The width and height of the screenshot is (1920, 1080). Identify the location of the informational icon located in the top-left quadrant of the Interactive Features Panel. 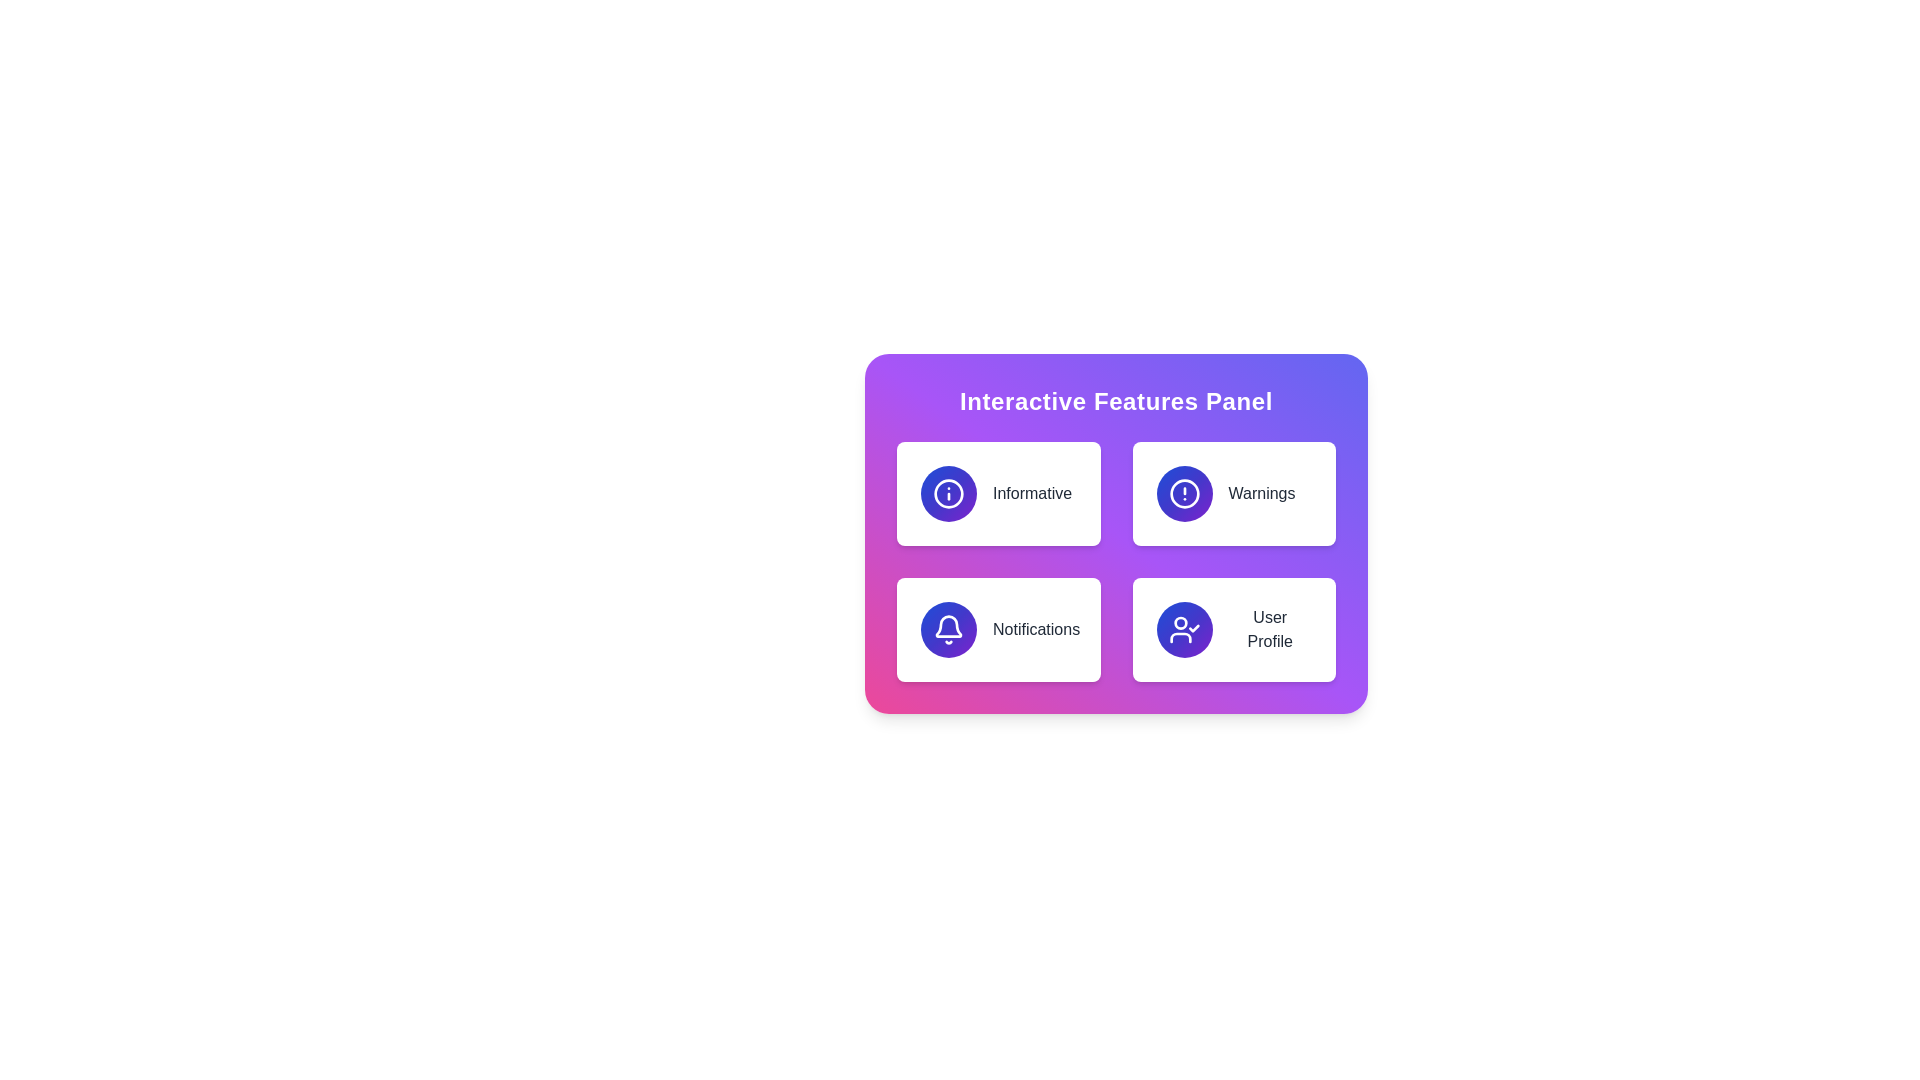
(948, 493).